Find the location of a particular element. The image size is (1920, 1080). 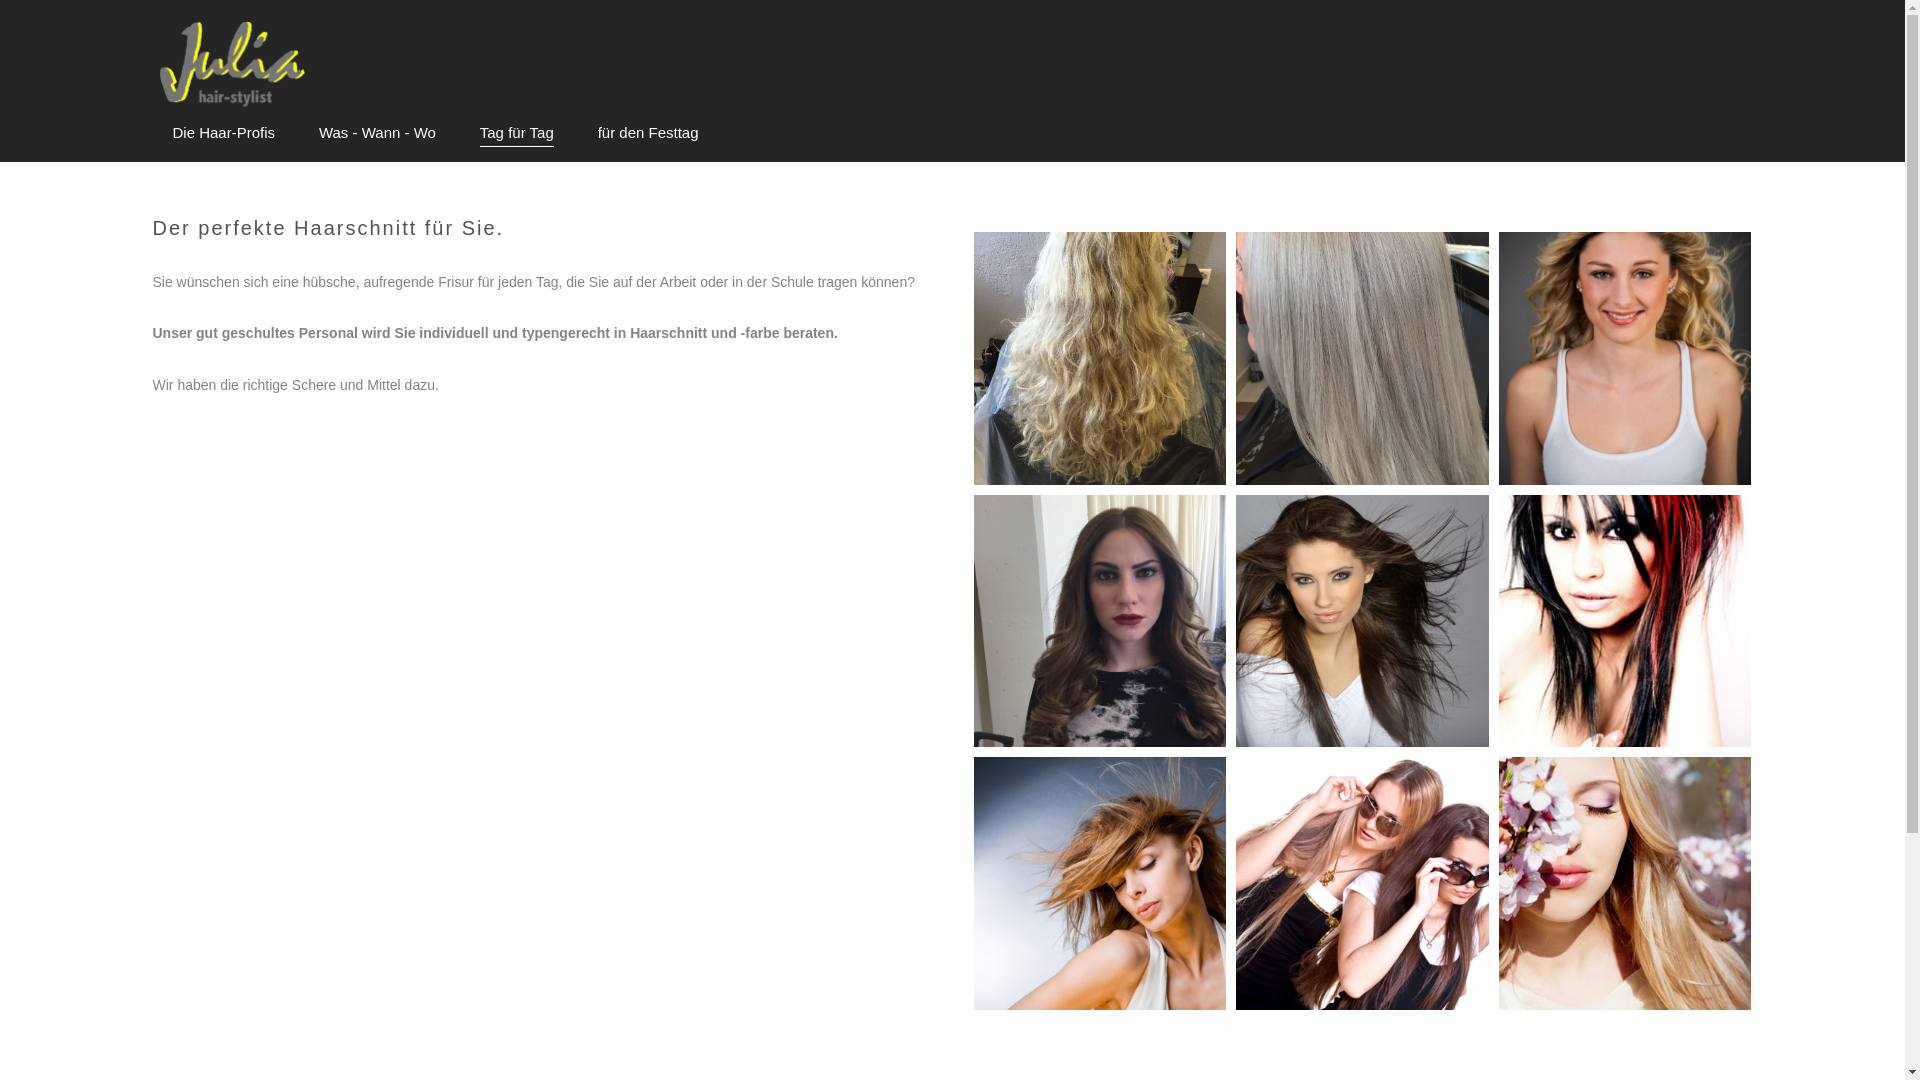

'Die Haar-Profis' is located at coordinates (223, 132).